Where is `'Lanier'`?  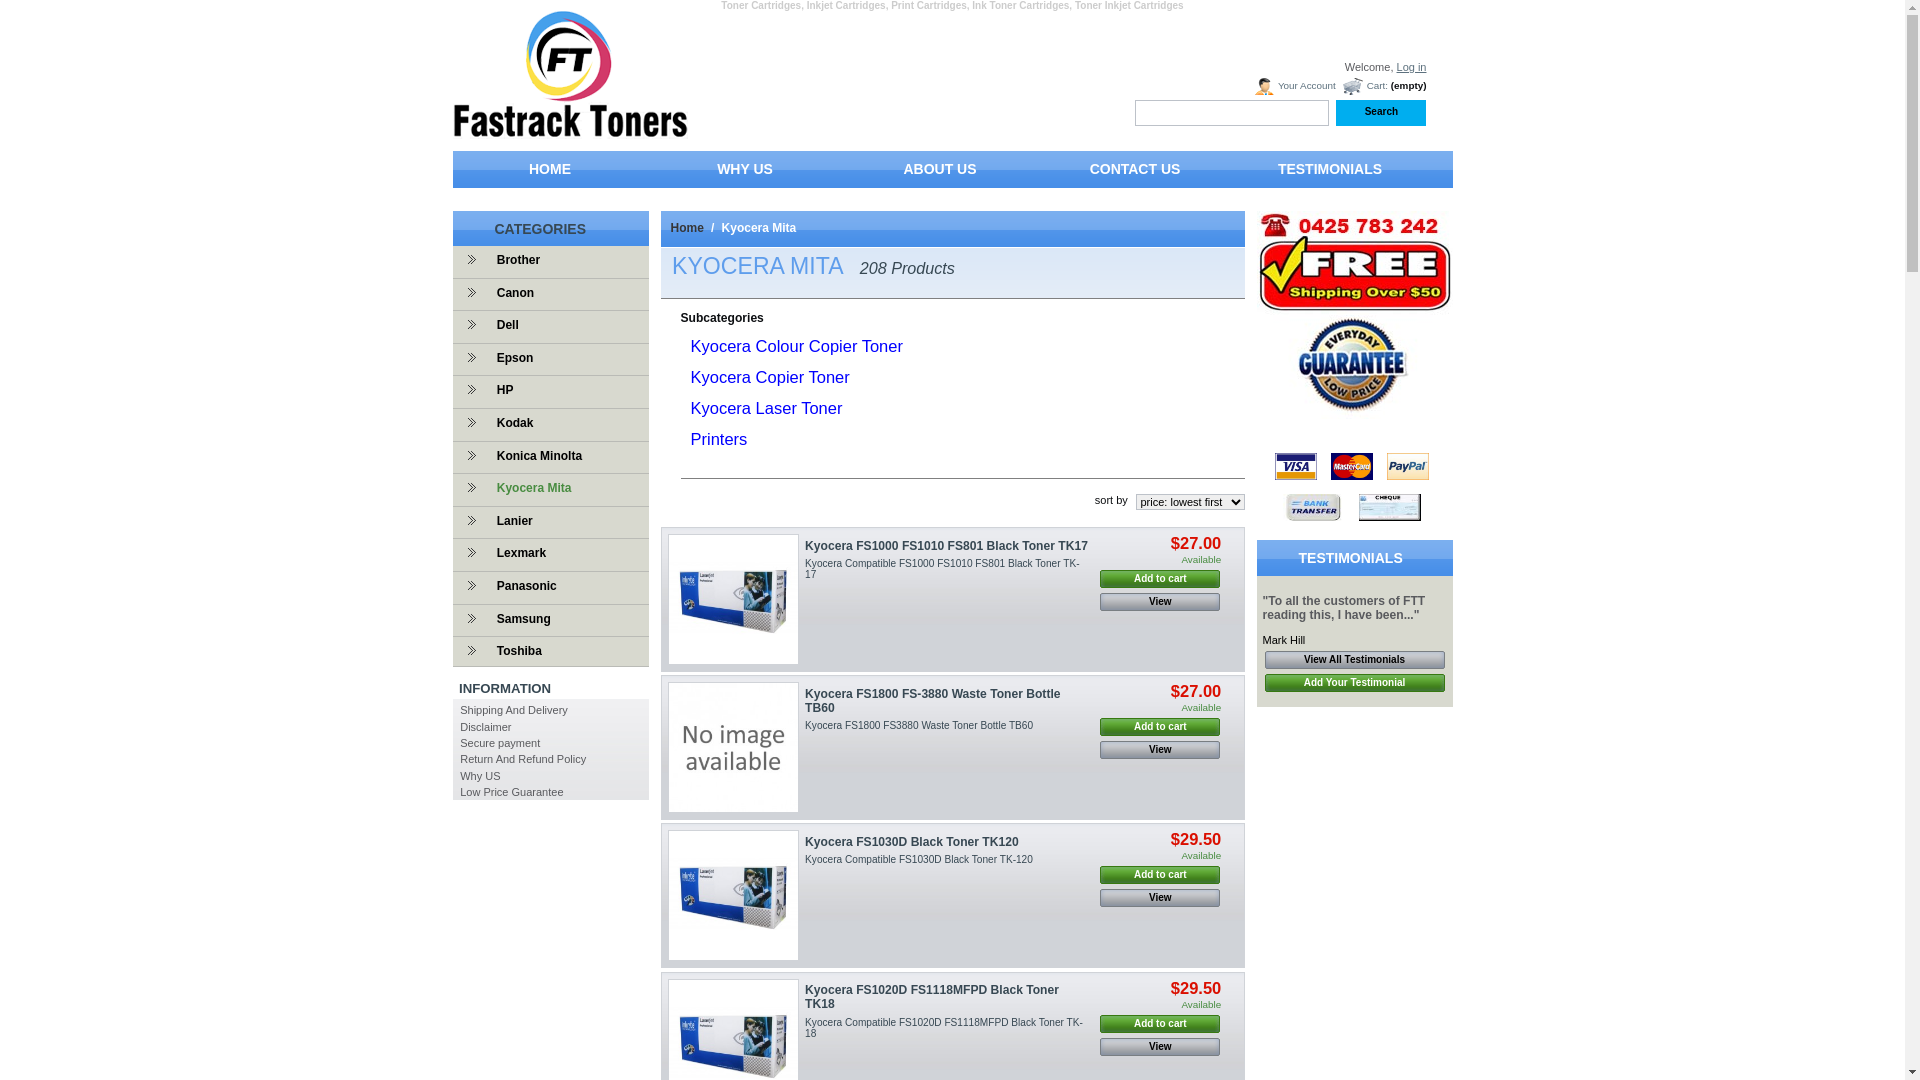 'Lanier' is located at coordinates (486, 519).